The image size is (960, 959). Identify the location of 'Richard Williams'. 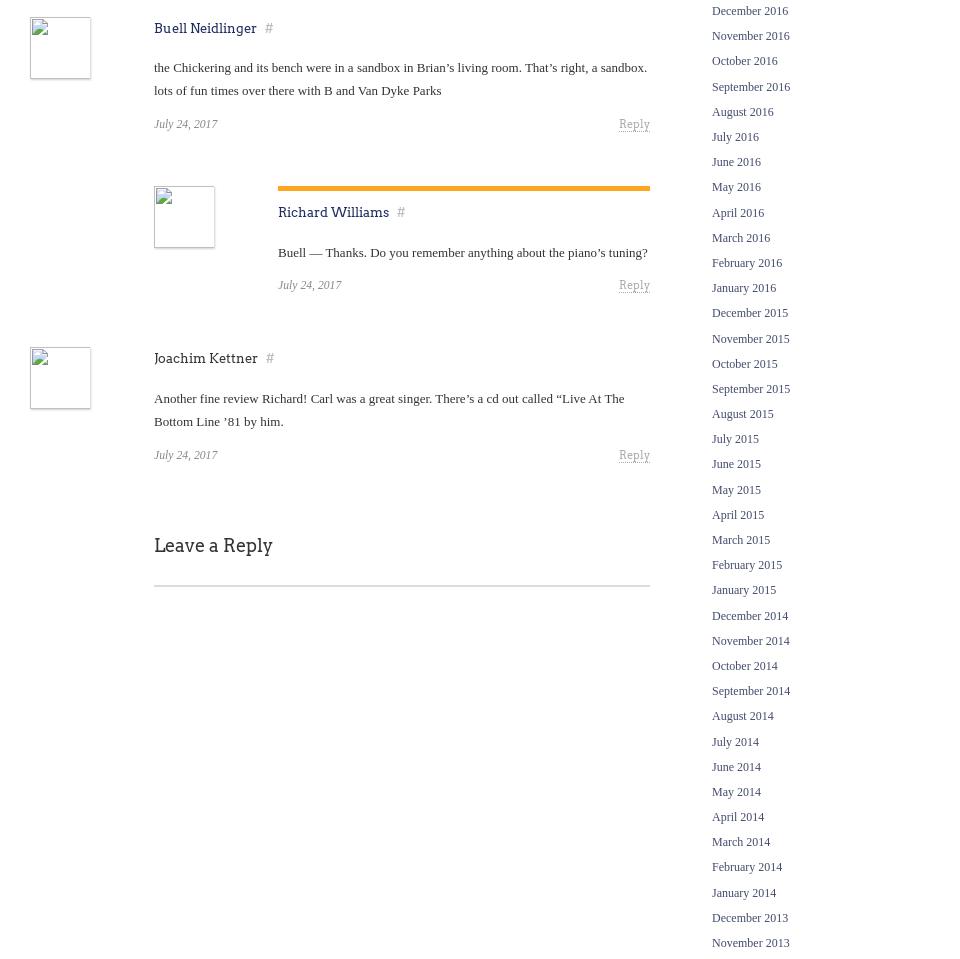
(333, 212).